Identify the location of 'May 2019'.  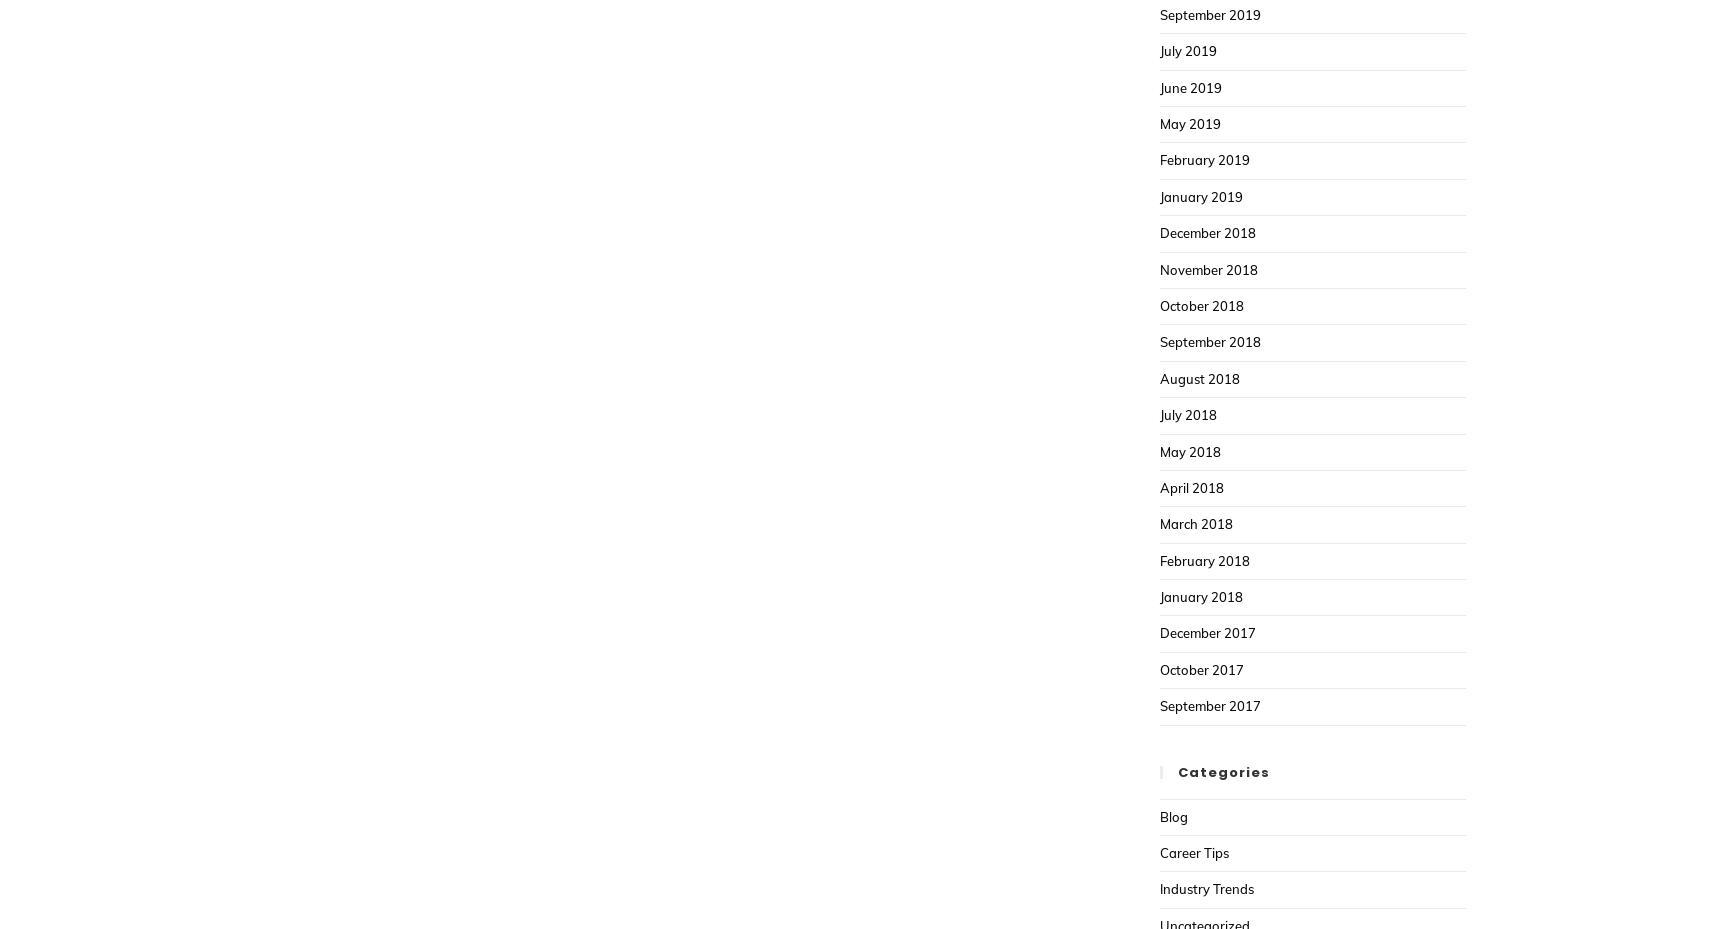
(1189, 124).